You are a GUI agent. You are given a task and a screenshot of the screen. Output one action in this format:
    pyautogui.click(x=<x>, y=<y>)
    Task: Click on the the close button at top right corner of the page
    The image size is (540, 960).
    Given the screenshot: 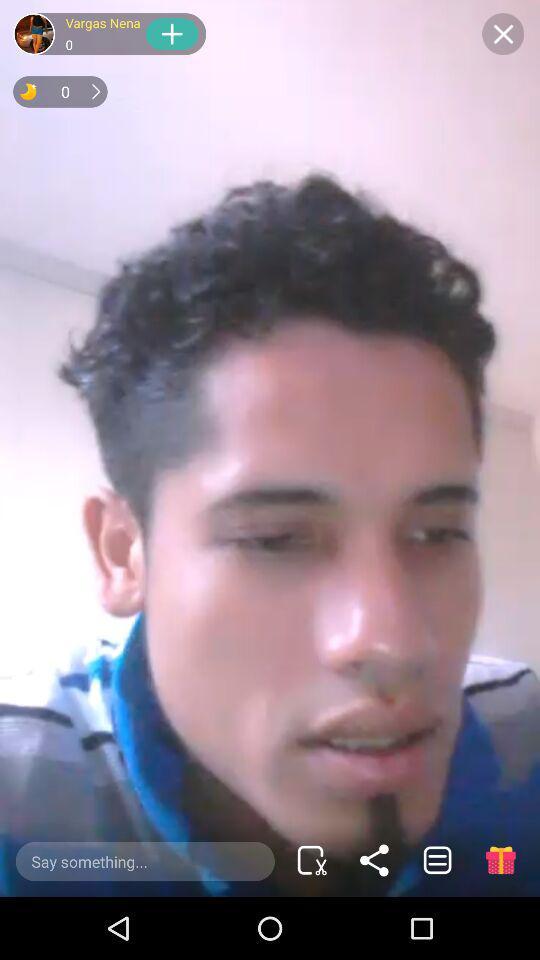 What is the action you would take?
    pyautogui.click(x=502, y=32)
    